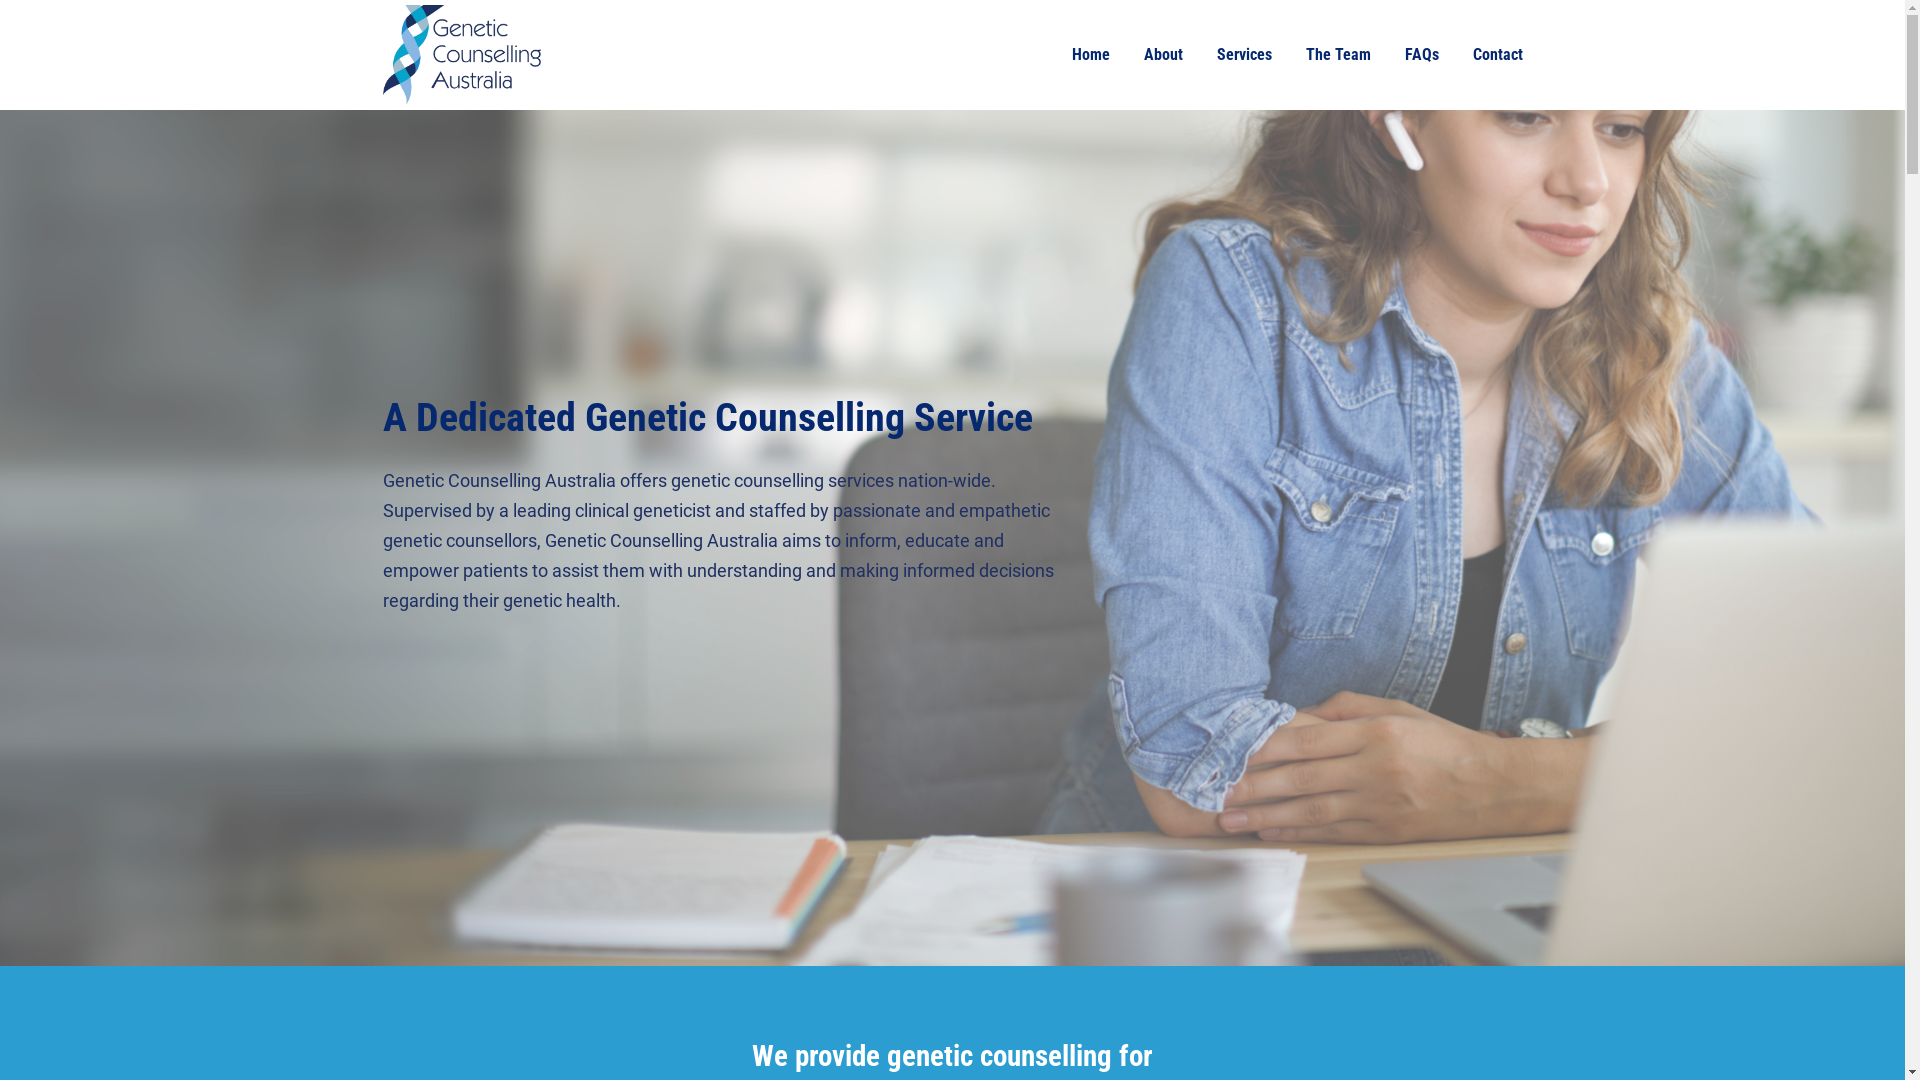 The height and width of the screenshot is (1080, 1920). Describe the element at coordinates (1089, 53) in the screenshot. I see `'Home'` at that location.